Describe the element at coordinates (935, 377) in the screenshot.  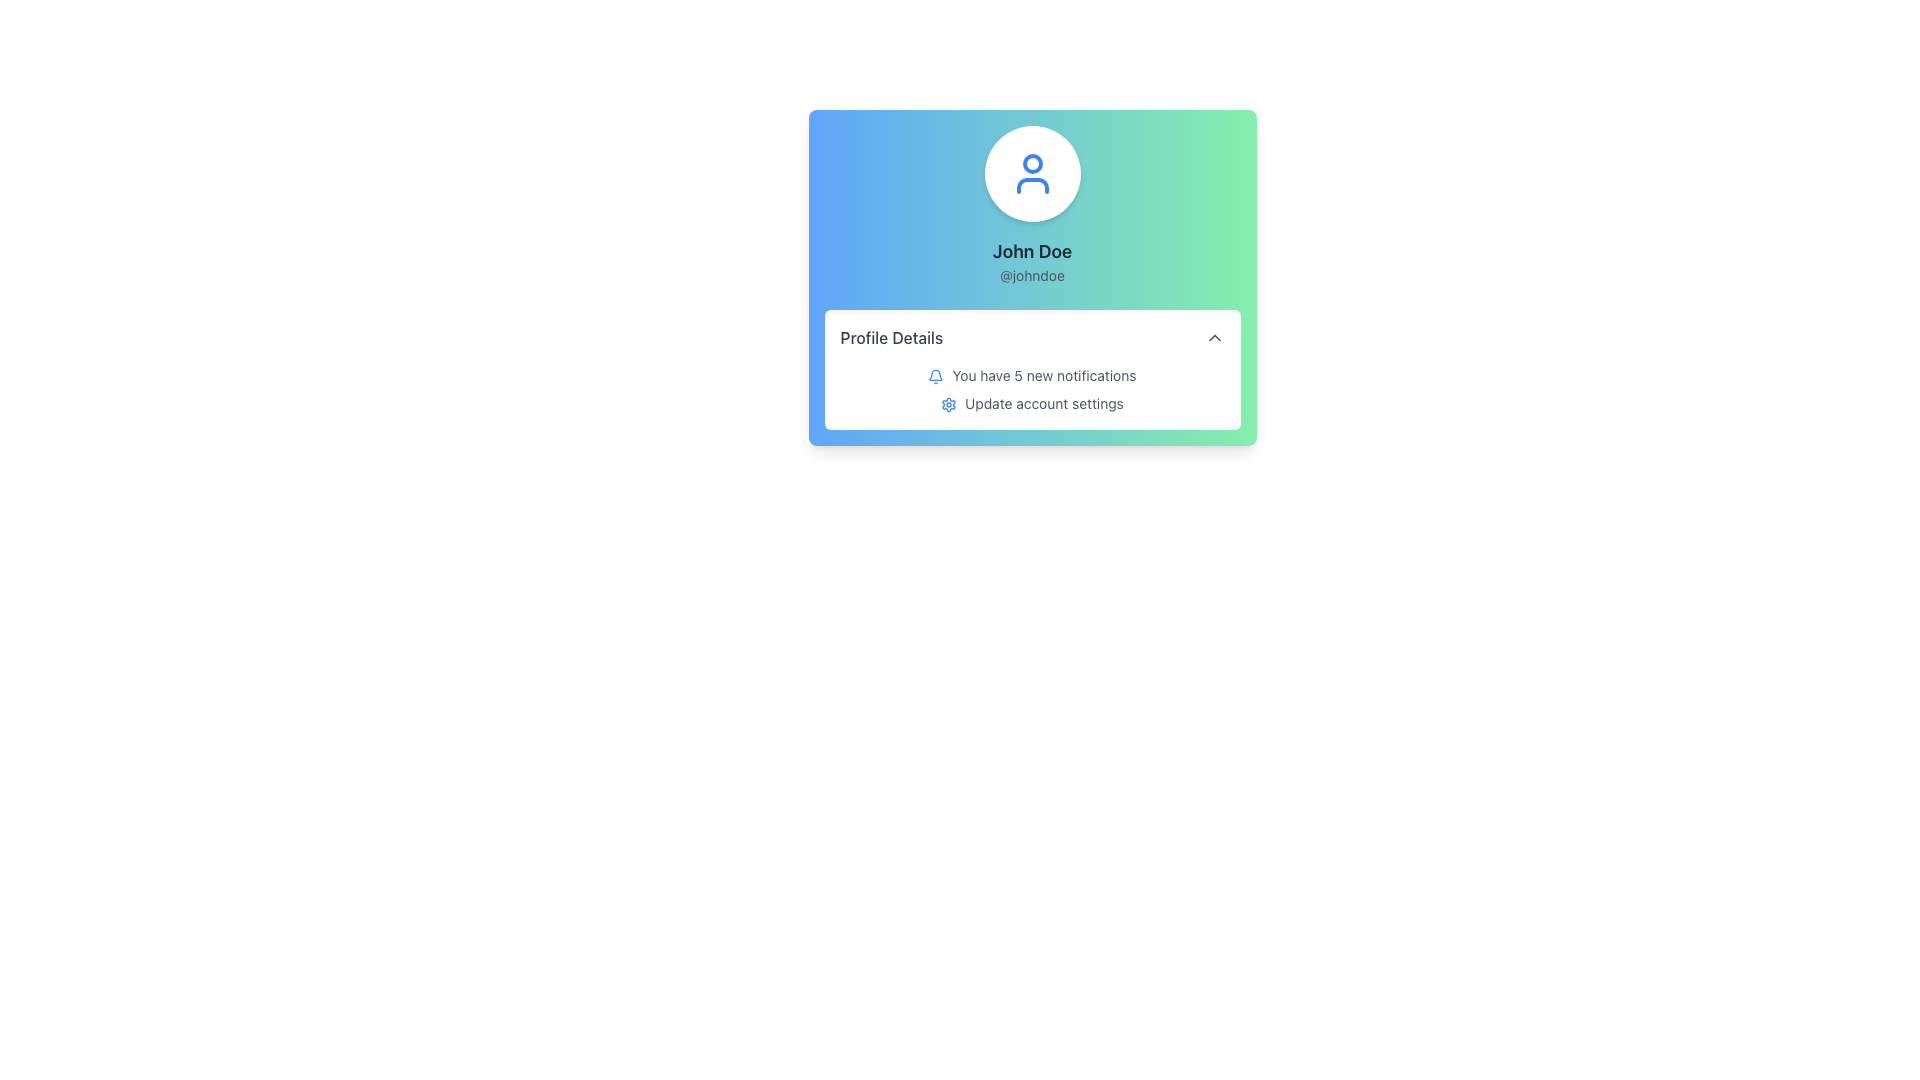
I see `the blue bell icon located to the immediate left of the text 'You have 5 new notifications' in the Profile Details section` at that location.